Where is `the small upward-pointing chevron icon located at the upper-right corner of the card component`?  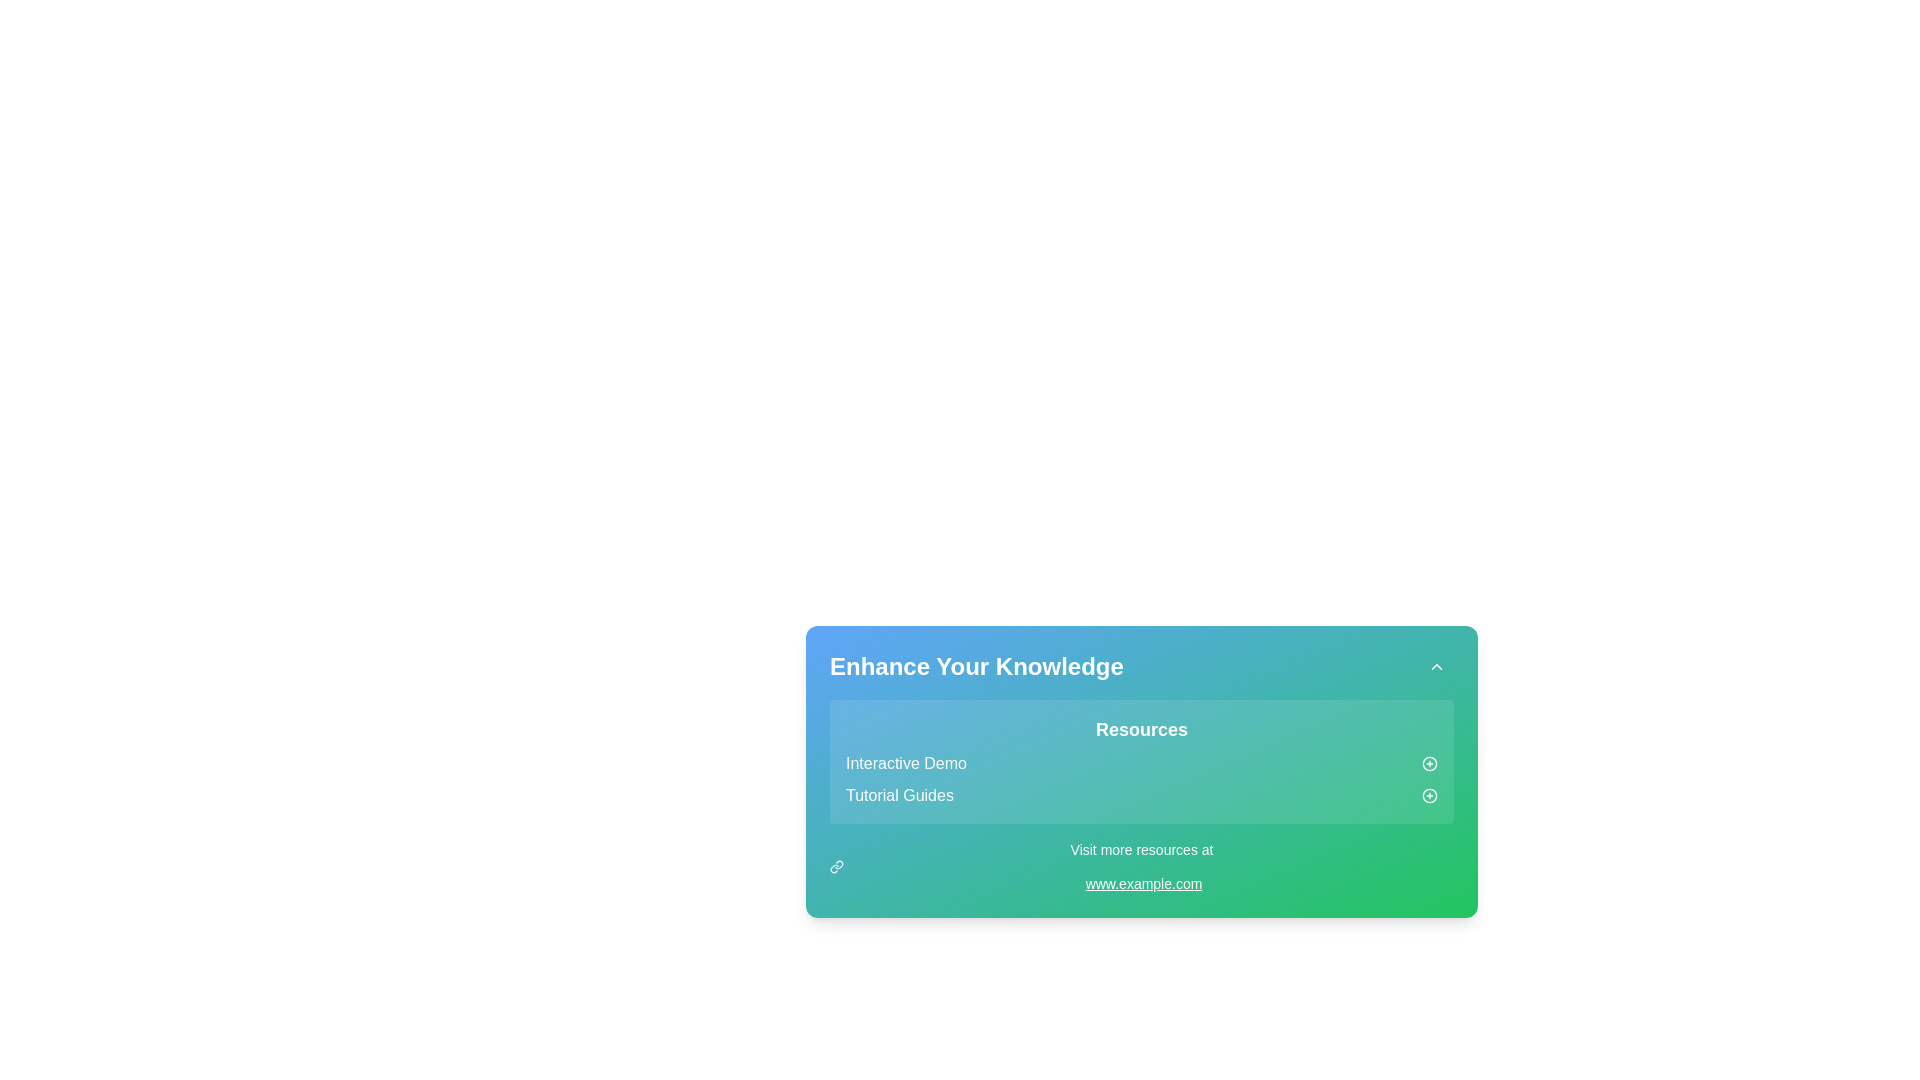 the small upward-pointing chevron icon located at the upper-right corner of the card component is located at coordinates (1435, 667).